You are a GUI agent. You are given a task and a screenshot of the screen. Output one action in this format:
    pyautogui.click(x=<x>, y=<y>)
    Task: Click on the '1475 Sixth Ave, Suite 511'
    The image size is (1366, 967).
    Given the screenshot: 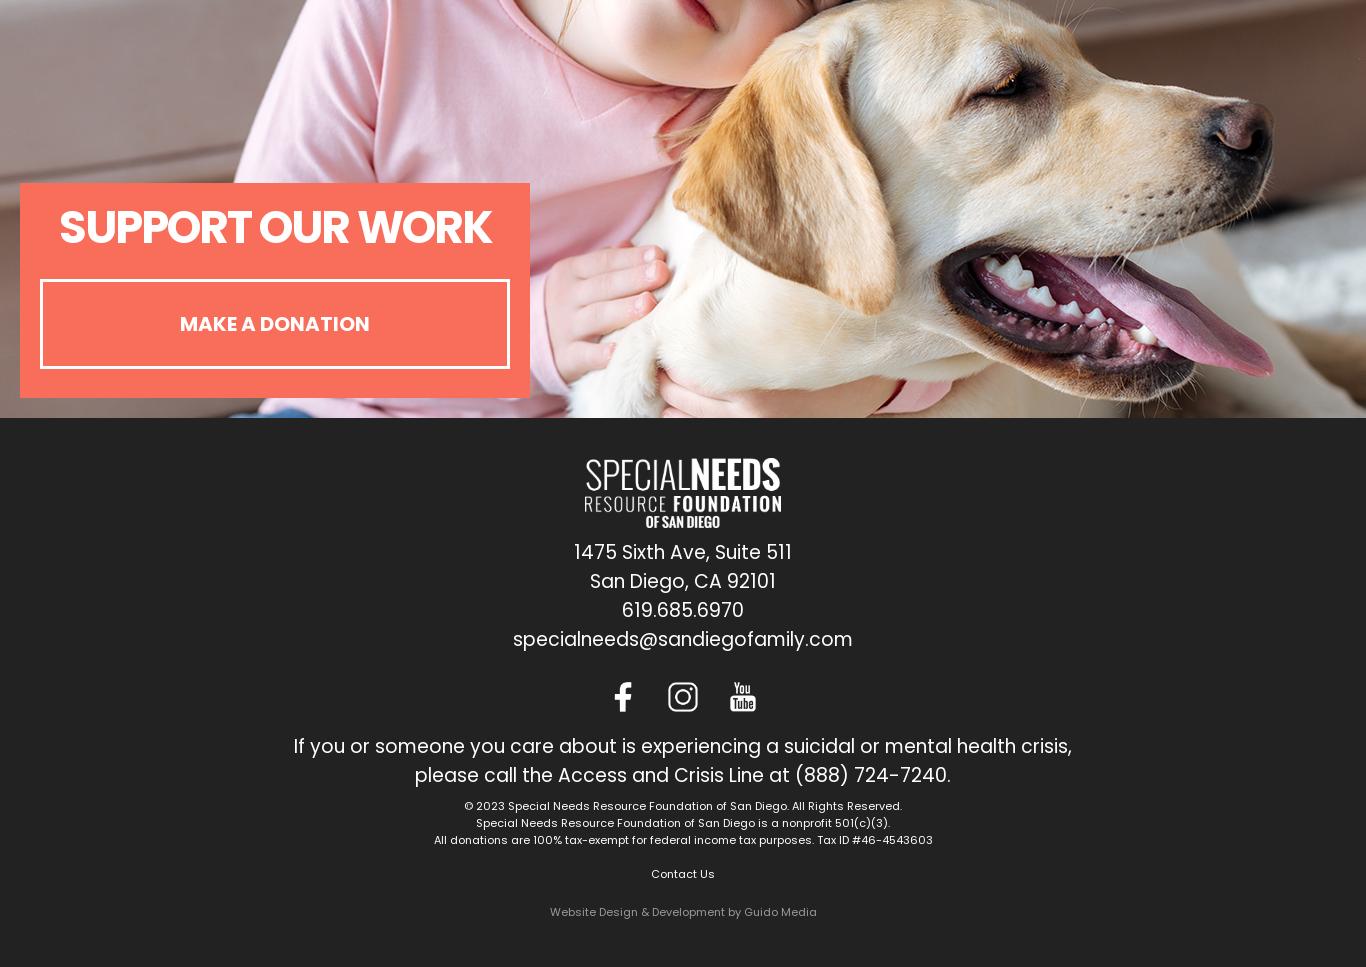 What is the action you would take?
    pyautogui.click(x=572, y=551)
    